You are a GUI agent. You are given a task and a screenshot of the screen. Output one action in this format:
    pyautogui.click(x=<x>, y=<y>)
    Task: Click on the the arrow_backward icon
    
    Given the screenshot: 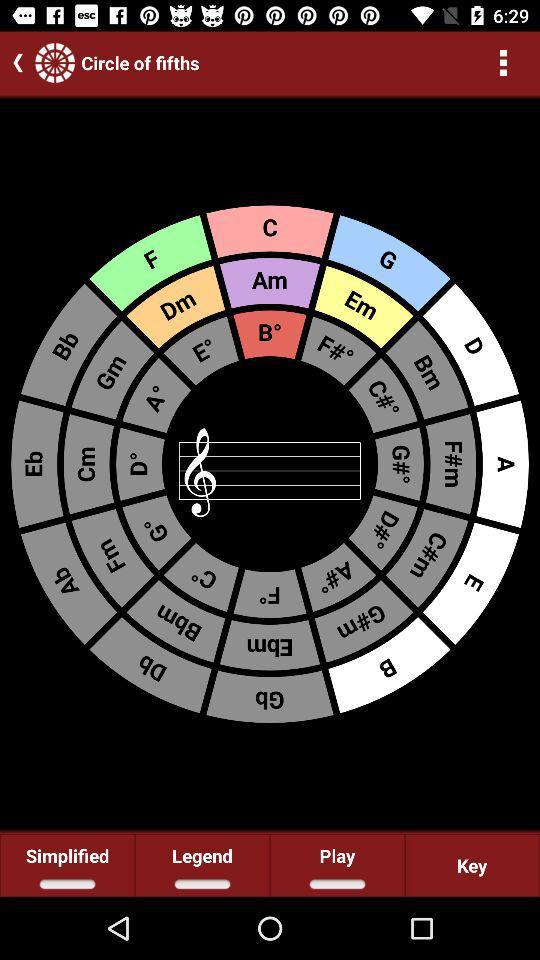 What is the action you would take?
    pyautogui.click(x=13, y=62)
    